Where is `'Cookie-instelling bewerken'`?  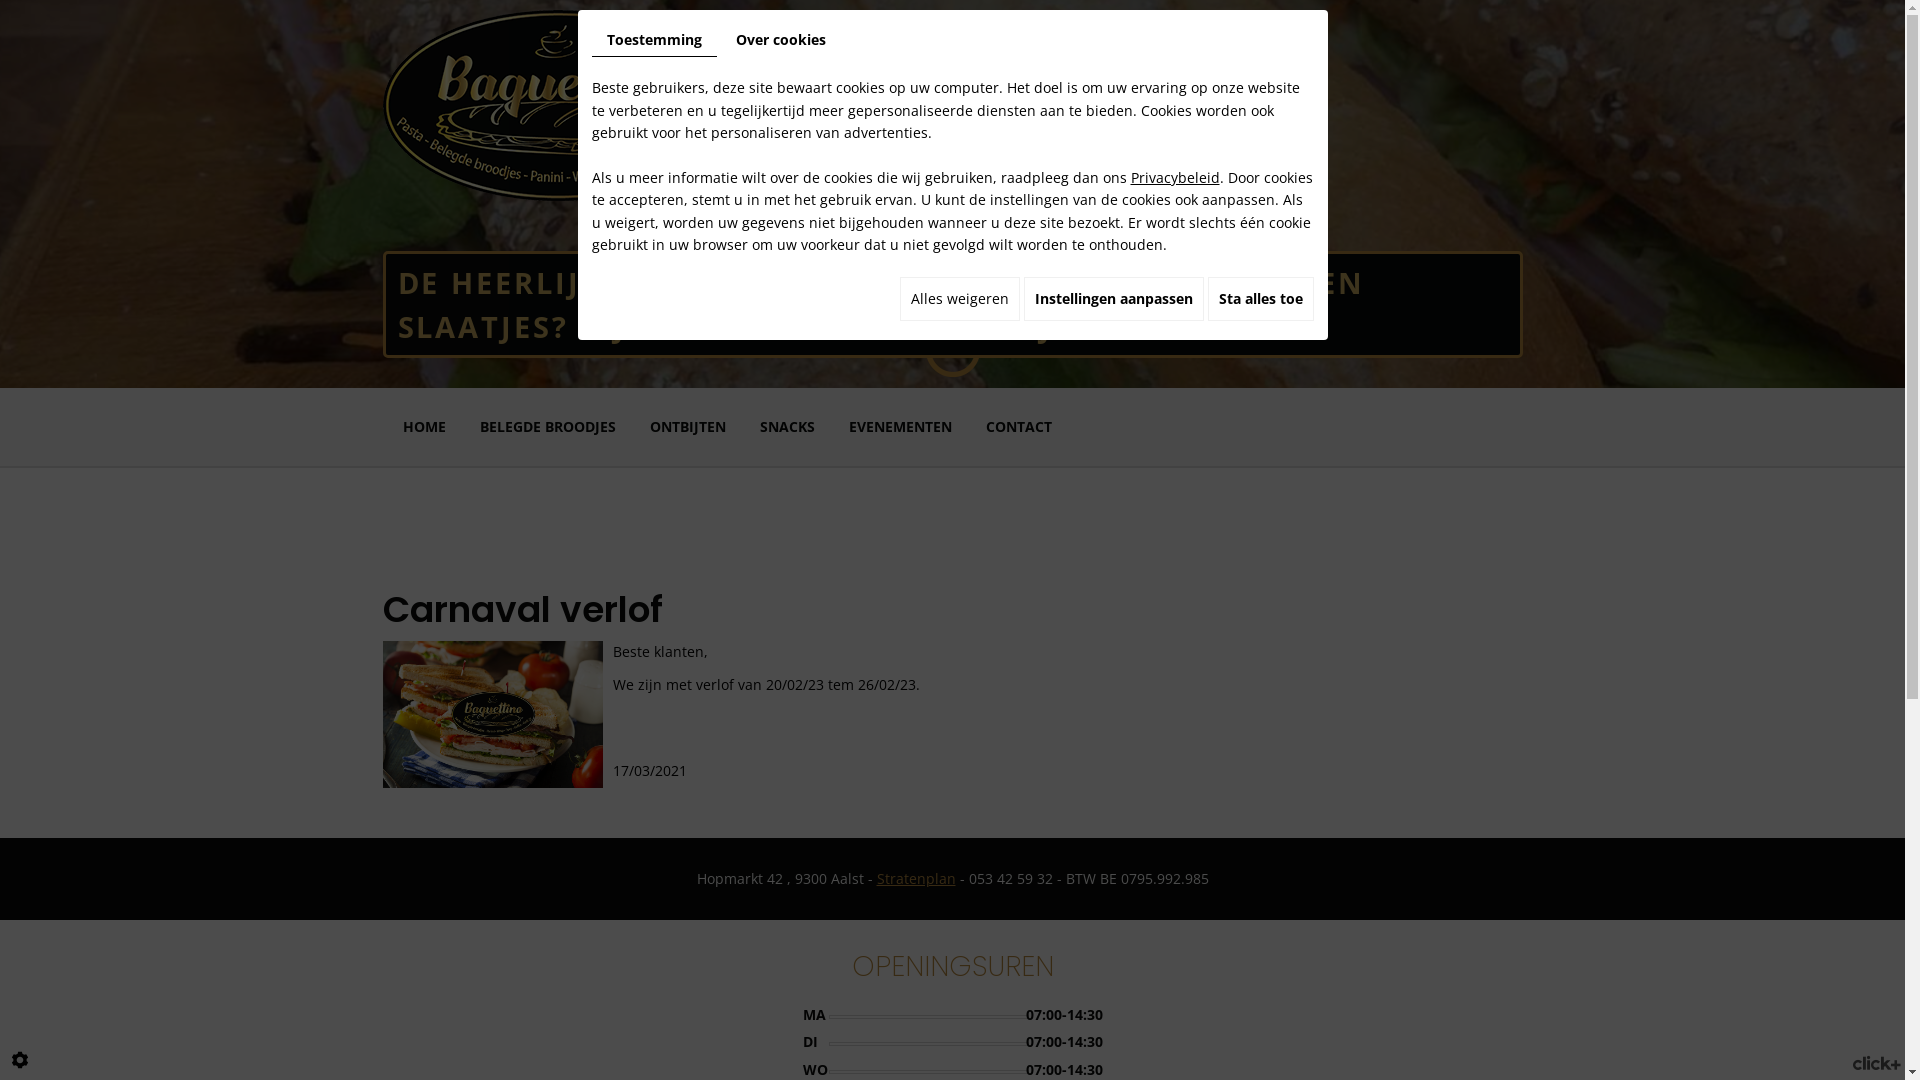 'Cookie-instelling bewerken' is located at coordinates (19, 1059).